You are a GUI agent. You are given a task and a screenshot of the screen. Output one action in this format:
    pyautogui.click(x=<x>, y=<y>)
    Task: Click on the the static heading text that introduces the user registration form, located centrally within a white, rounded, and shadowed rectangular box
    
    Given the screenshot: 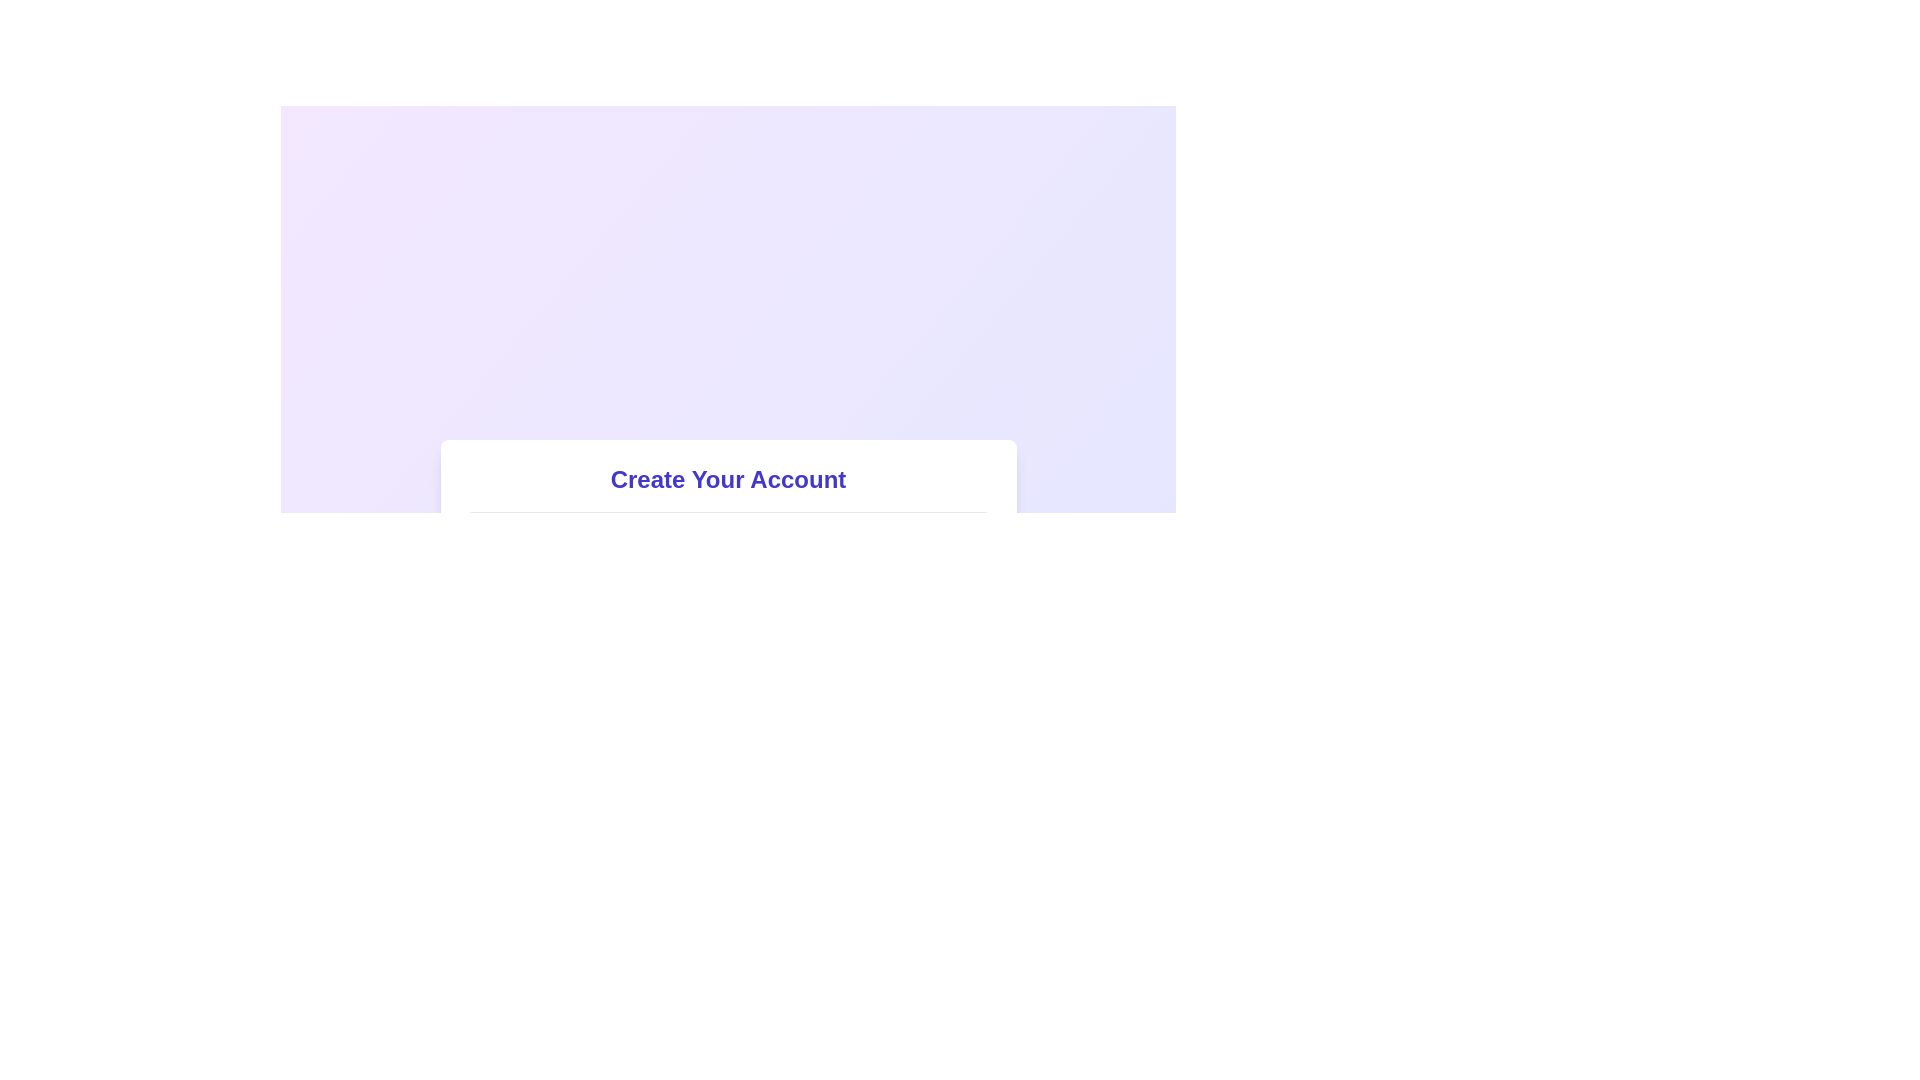 What is the action you would take?
    pyautogui.click(x=727, y=479)
    